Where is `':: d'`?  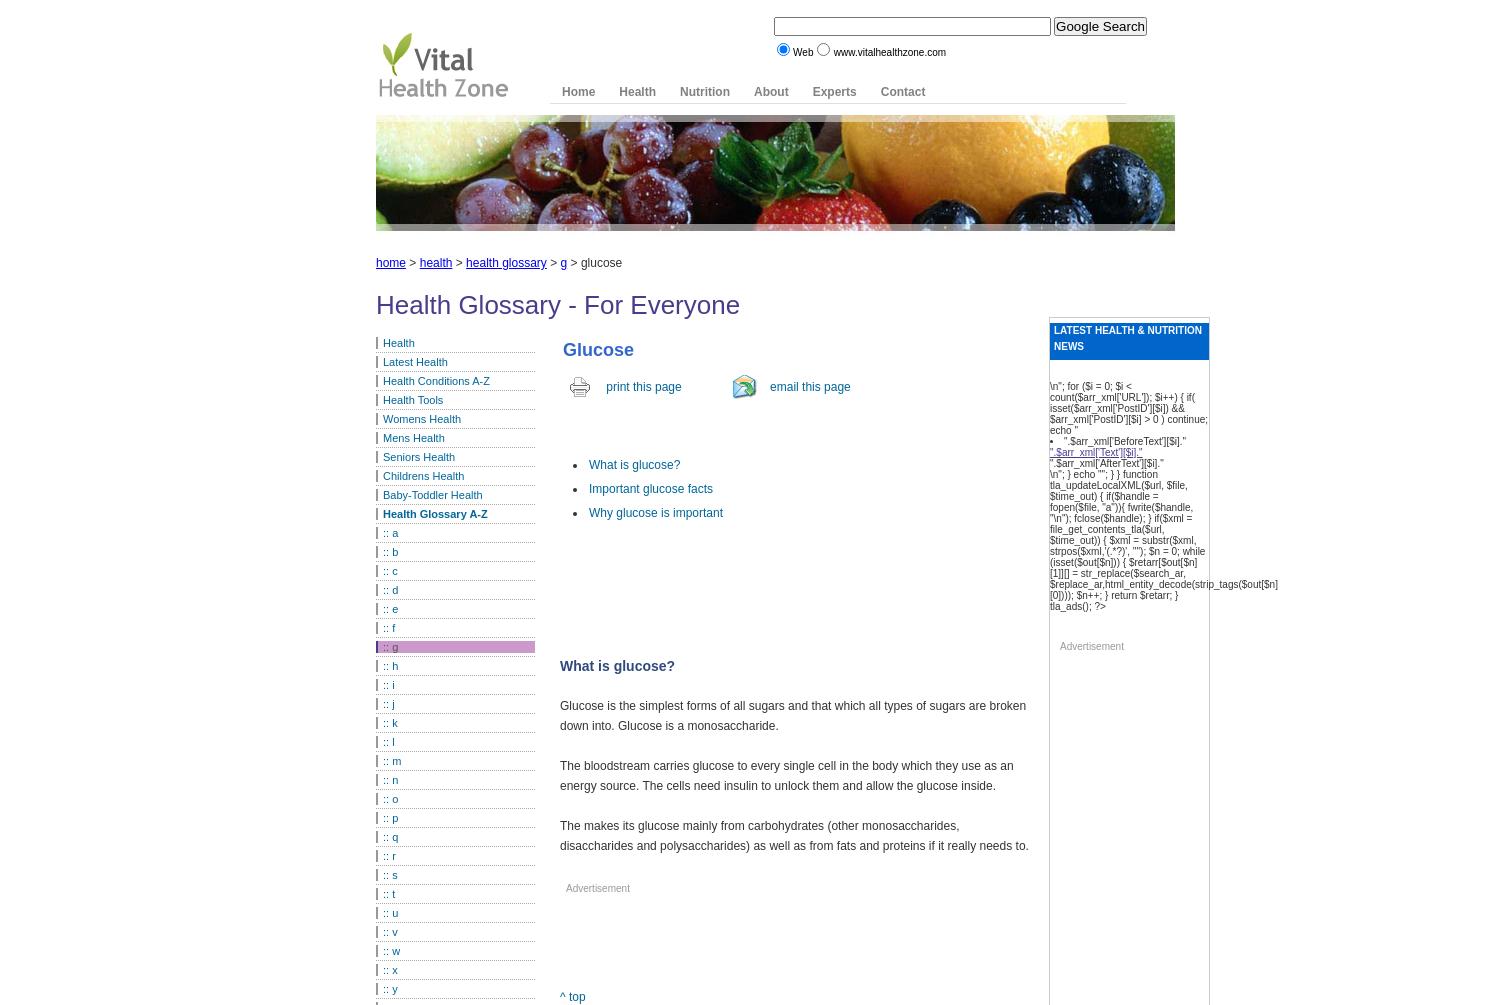 ':: d' is located at coordinates (390, 589).